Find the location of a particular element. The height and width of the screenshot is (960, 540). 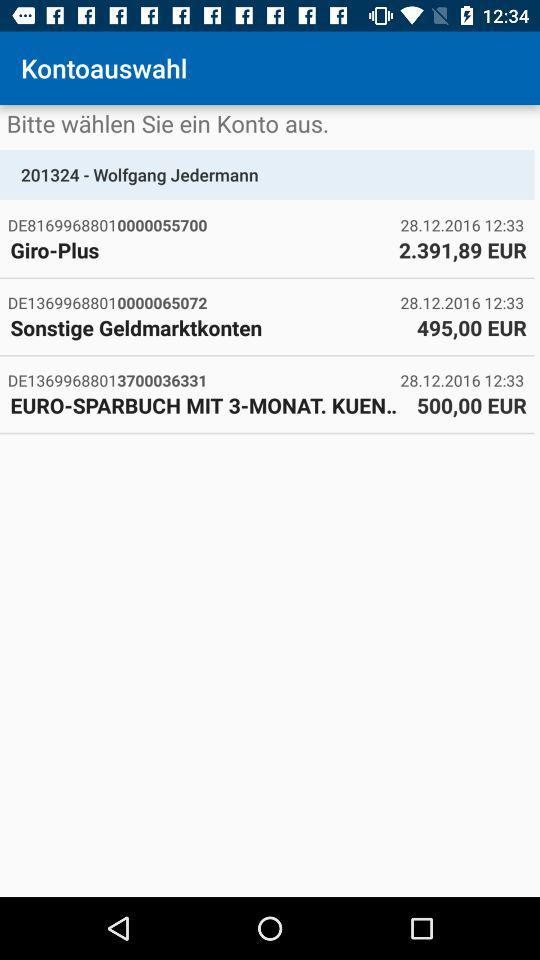

icon next to 495,00 eur icon is located at coordinates (207, 327).